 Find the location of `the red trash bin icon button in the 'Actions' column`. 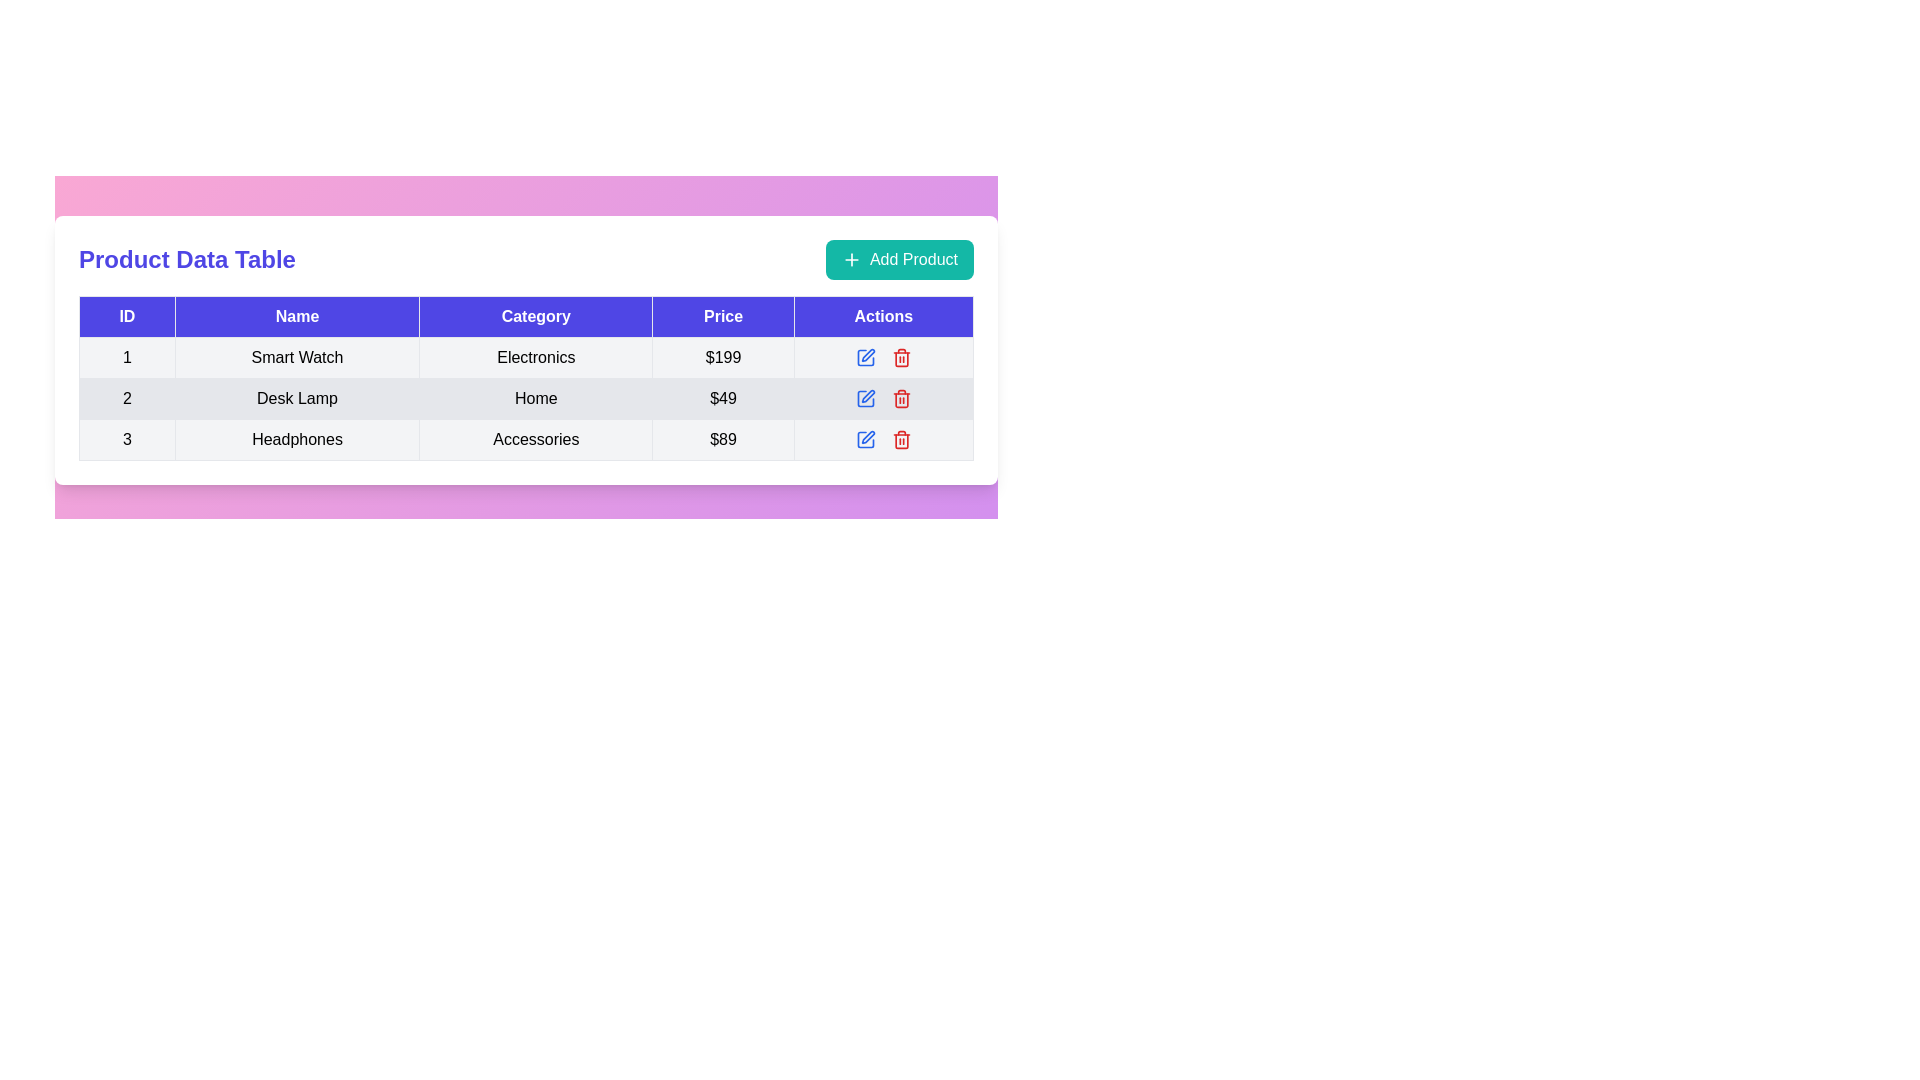

the red trash bin icon button in the 'Actions' column is located at coordinates (900, 357).